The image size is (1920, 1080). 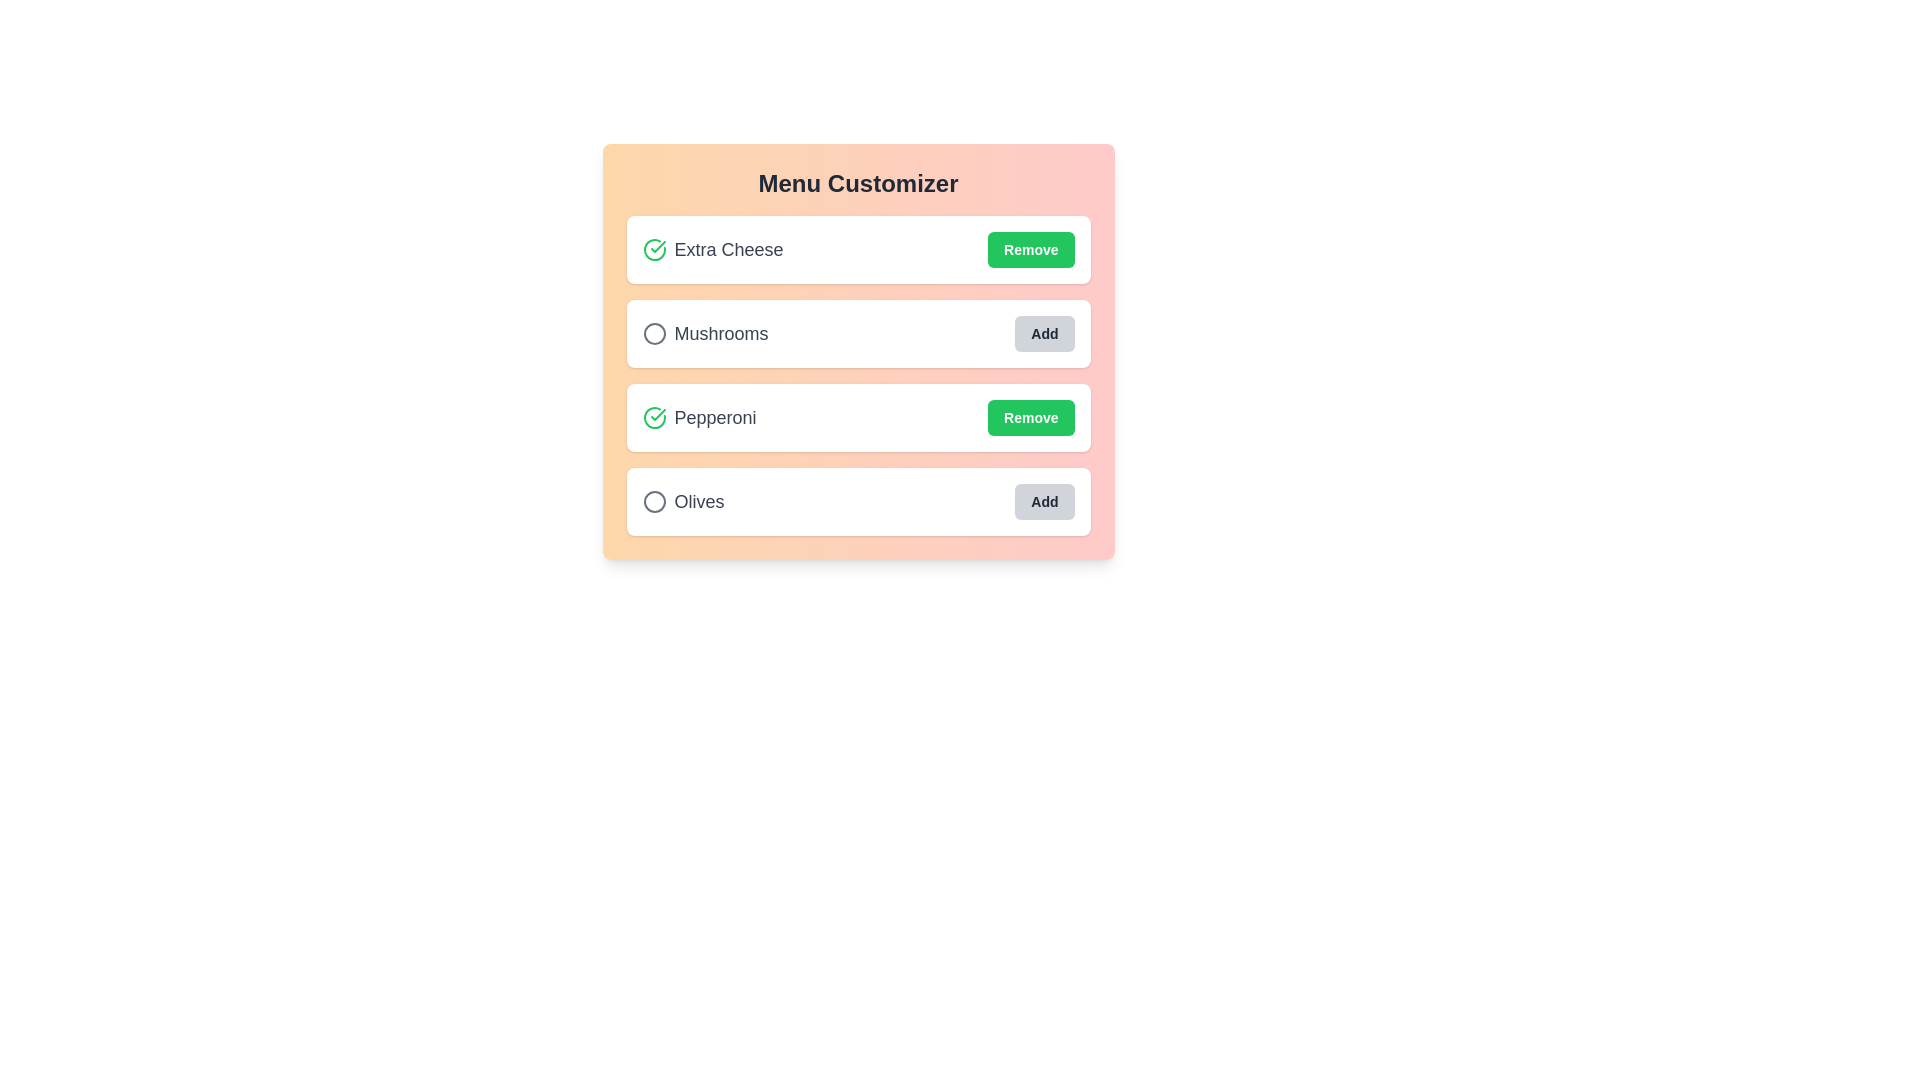 What do you see at coordinates (654, 333) in the screenshot?
I see `the circular icon for Mushrooms to toggle its selection state` at bounding box center [654, 333].